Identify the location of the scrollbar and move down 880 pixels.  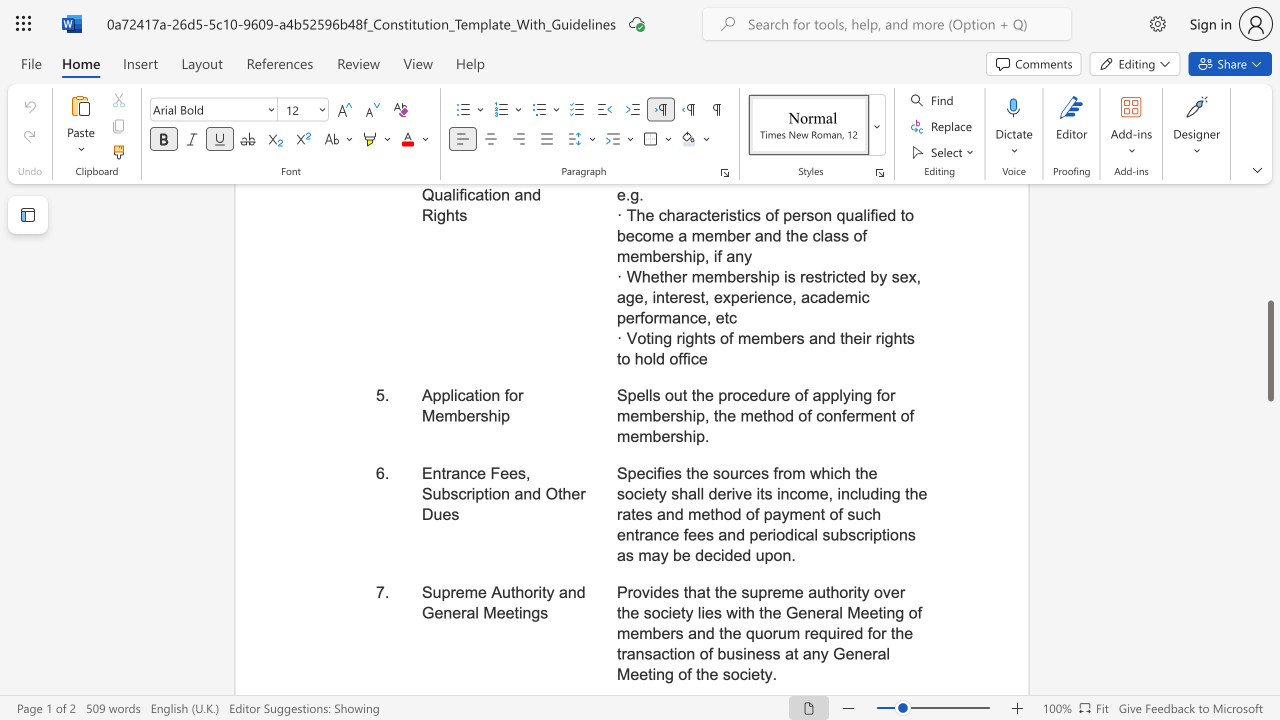
(1269, 350).